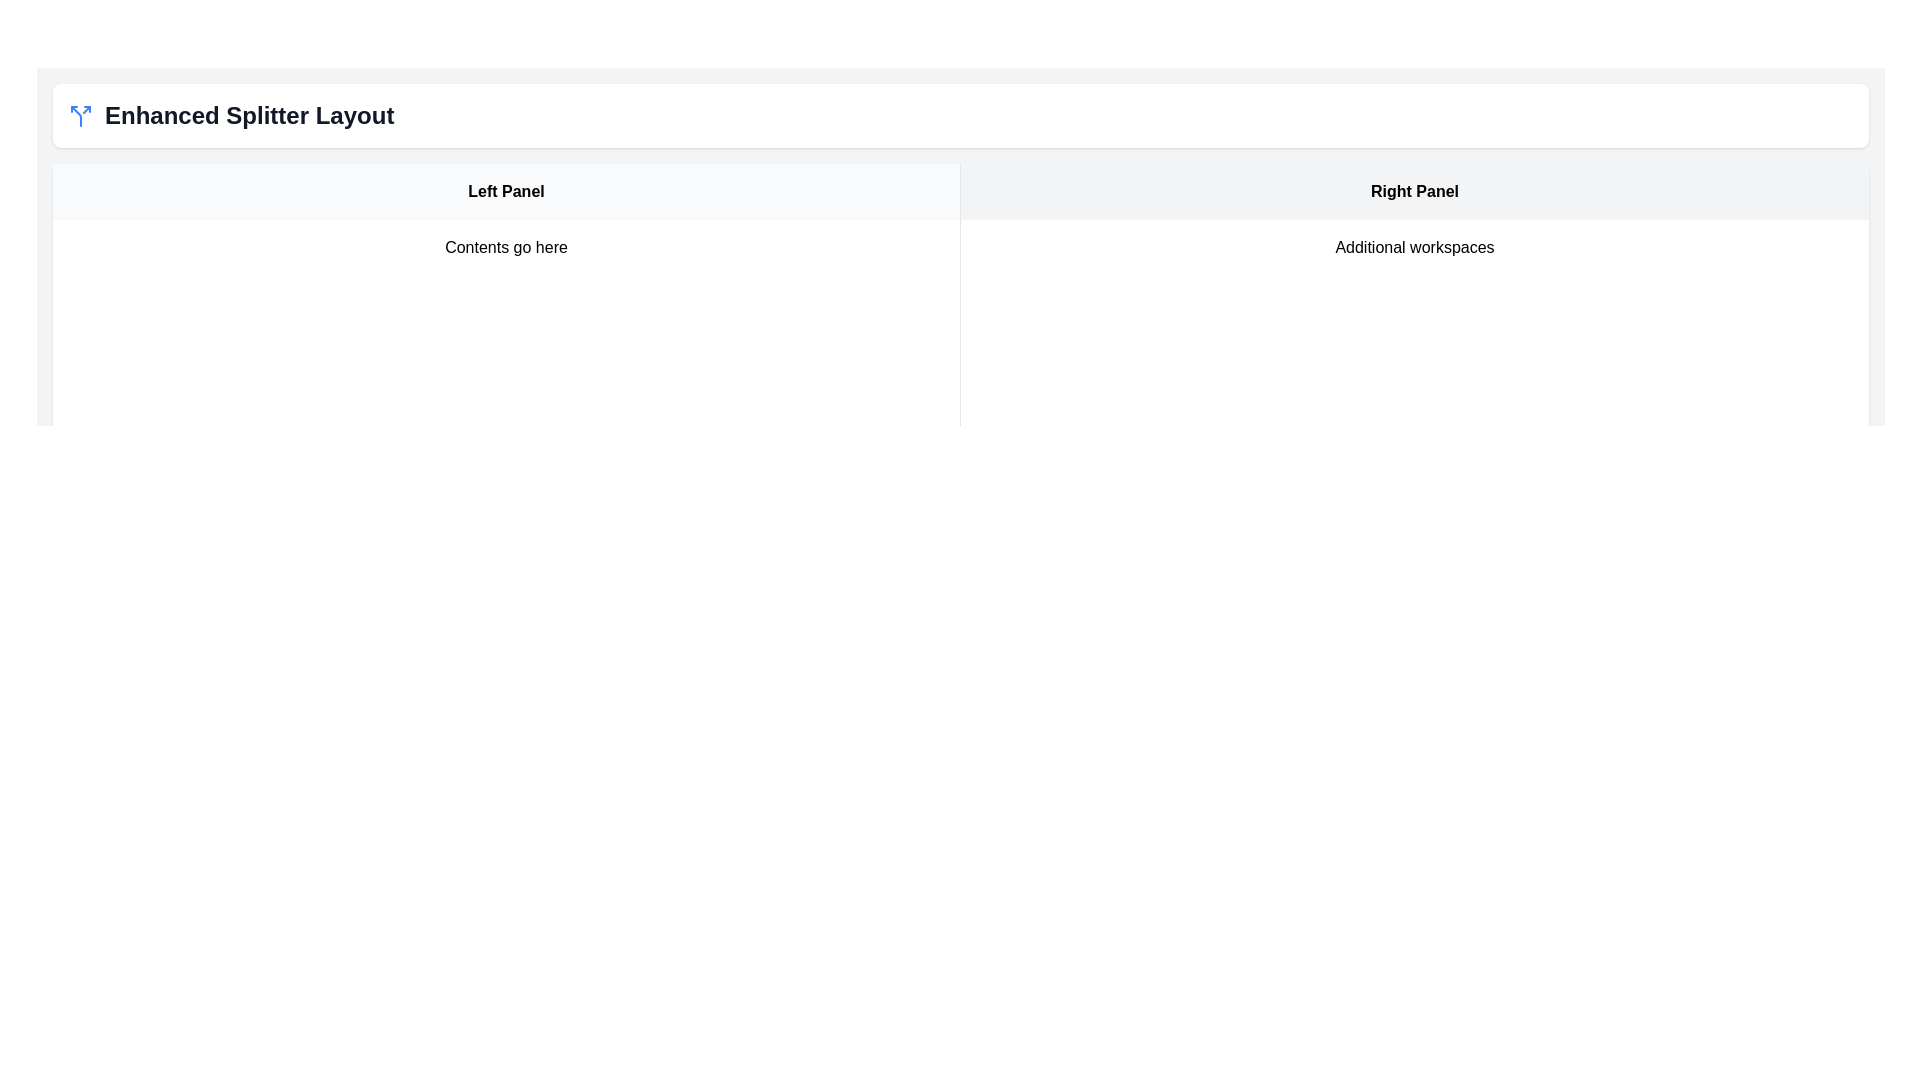 This screenshot has width=1920, height=1080. Describe the element at coordinates (506, 192) in the screenshot. I see `text from the header labeled 'Left Panel' which is located in the left panel of the UI and has a light gray background with bold black text` at that location.